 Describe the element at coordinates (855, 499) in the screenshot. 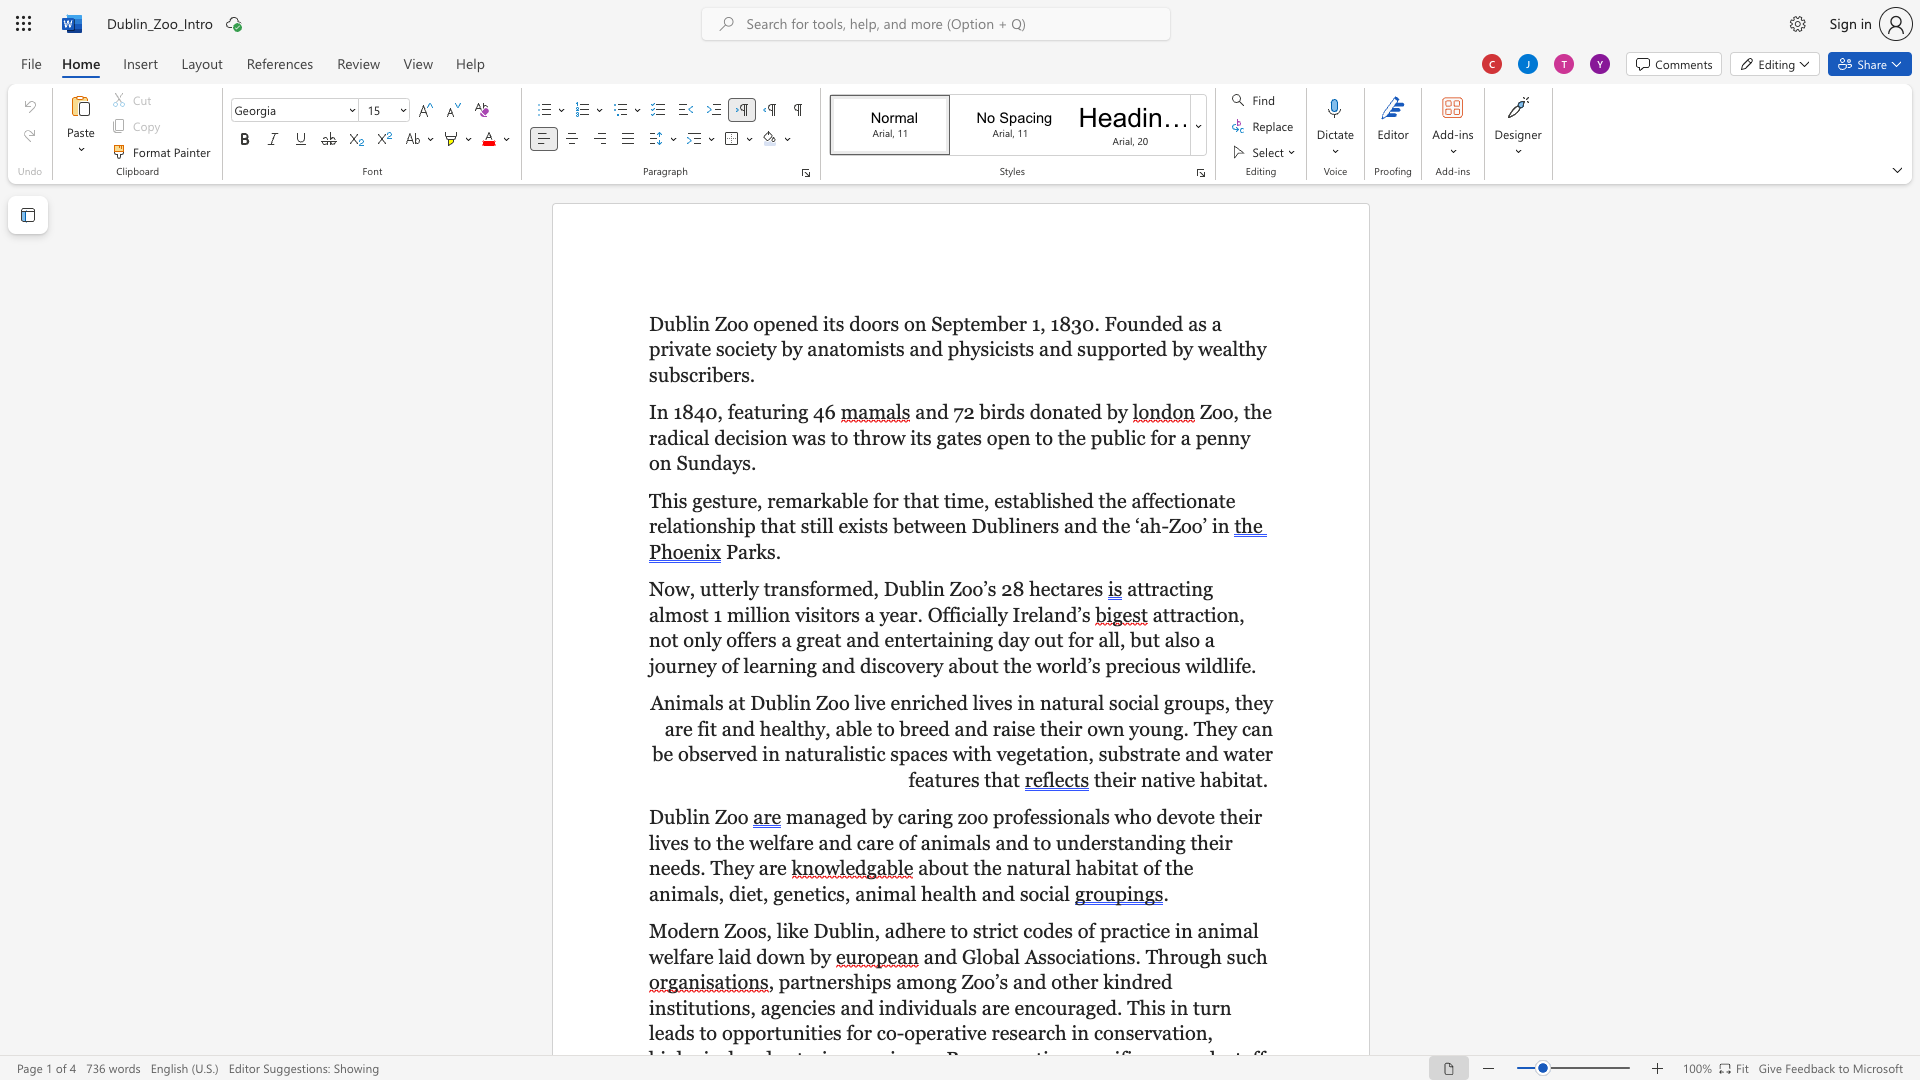

I see `the 1th character "l" in the text` at that location.